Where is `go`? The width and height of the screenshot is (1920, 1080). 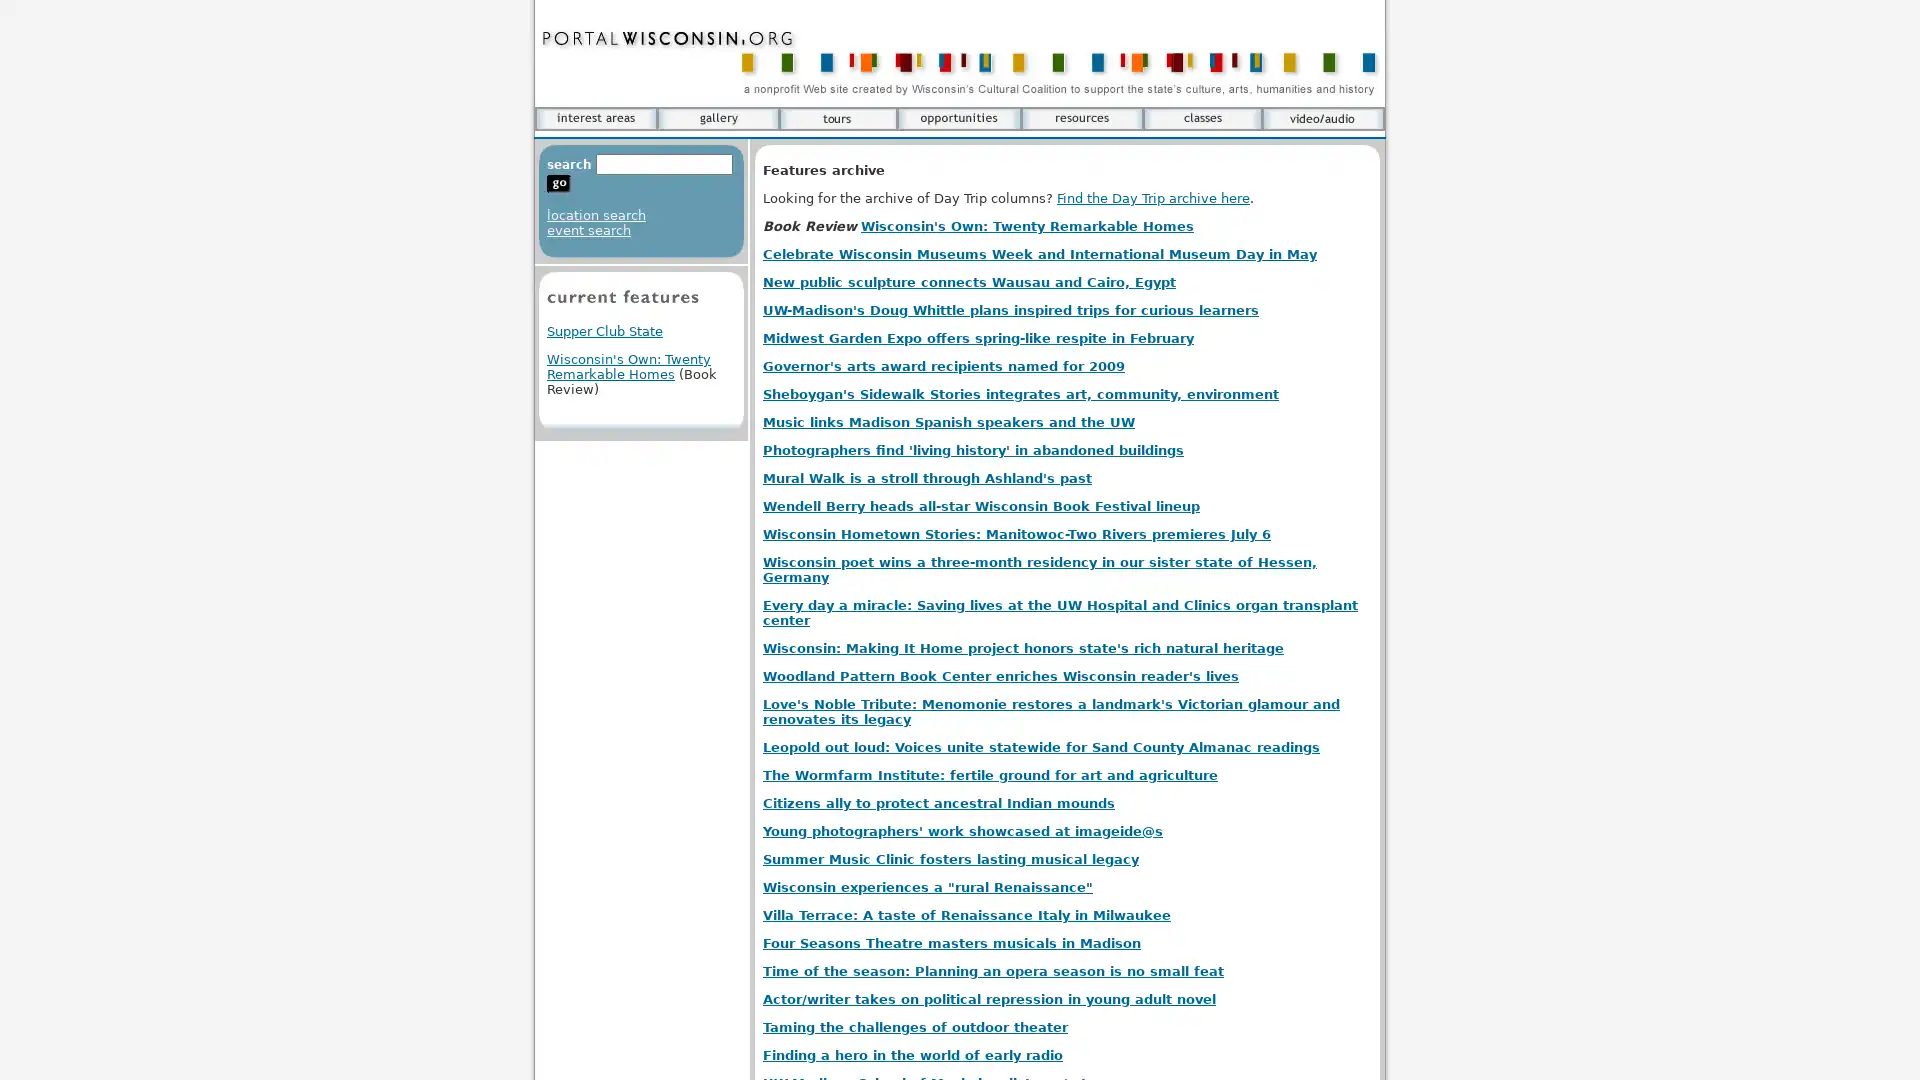
go is located at coordinates (558, 184).